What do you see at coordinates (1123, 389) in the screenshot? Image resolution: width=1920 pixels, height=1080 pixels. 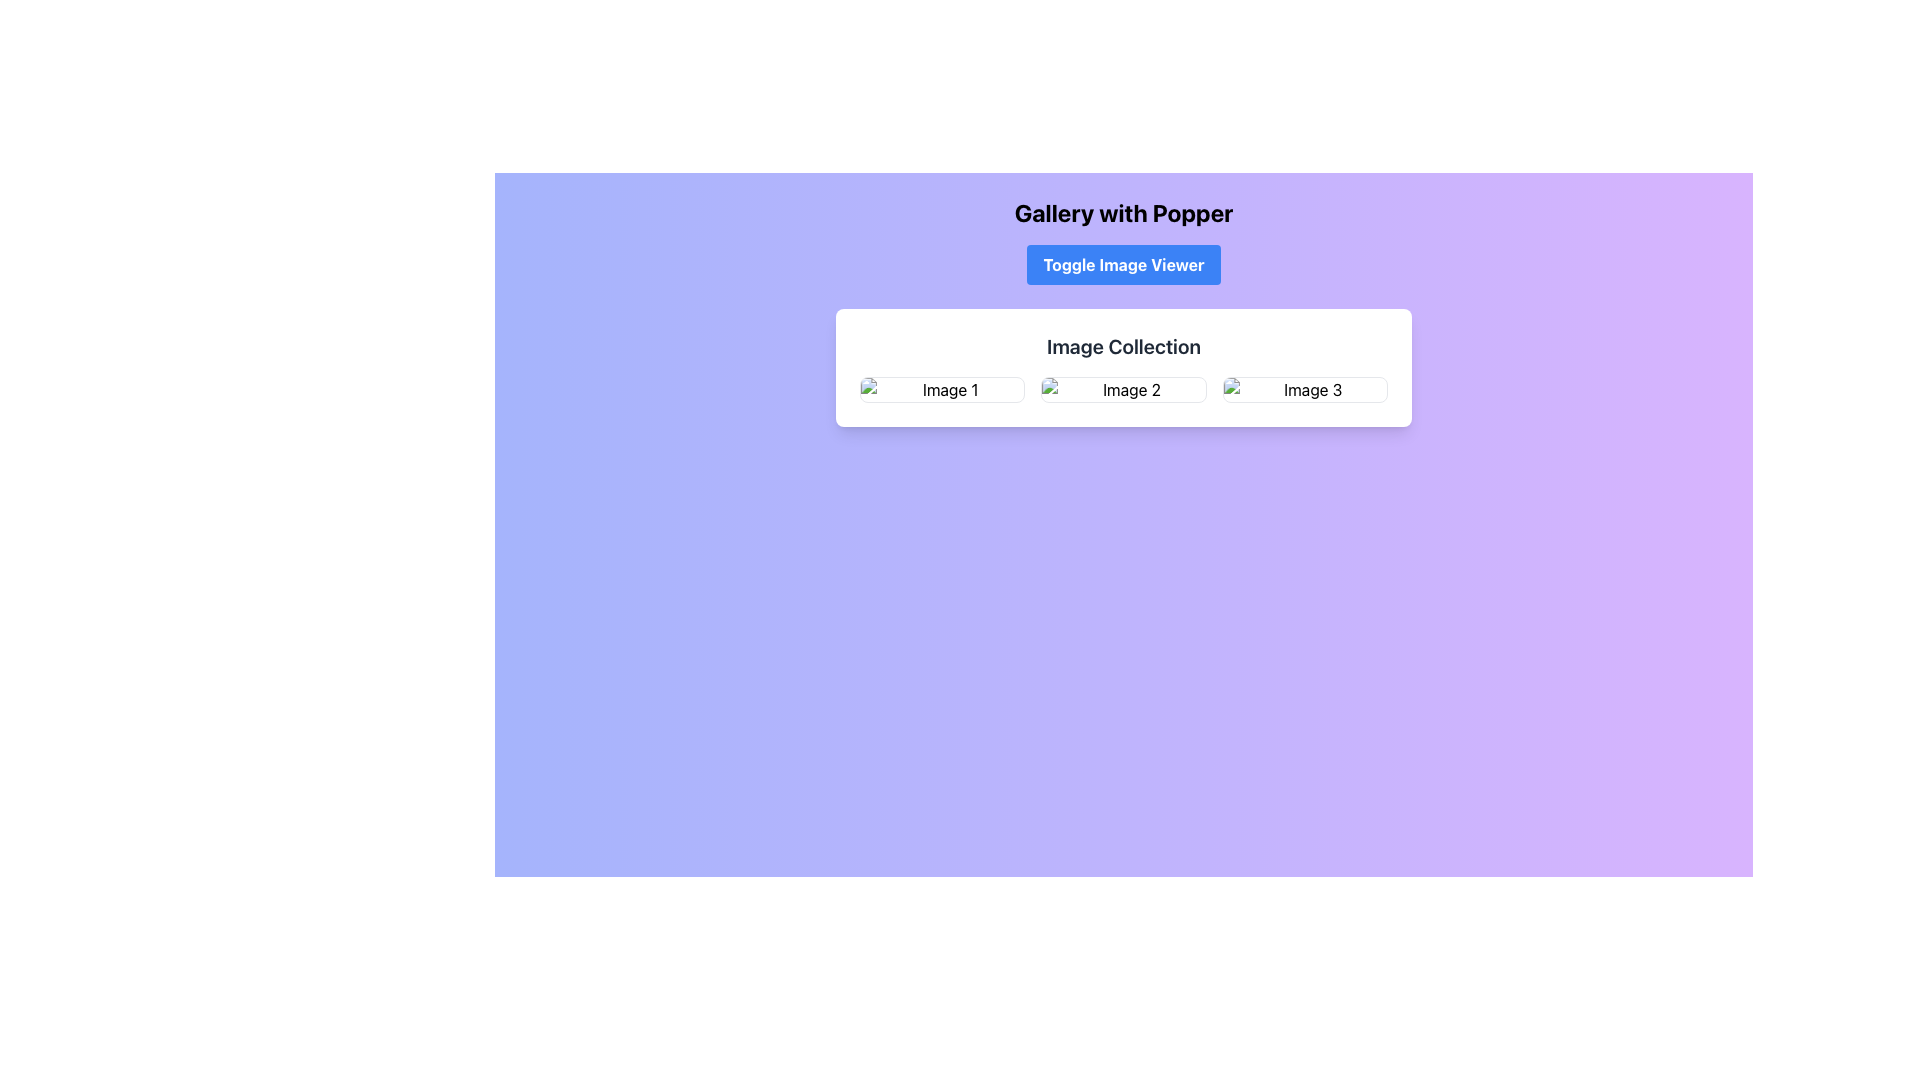 I see `the rectangular image thumbnail labeled 'Image 2'` at bounding box center [1123, 389].